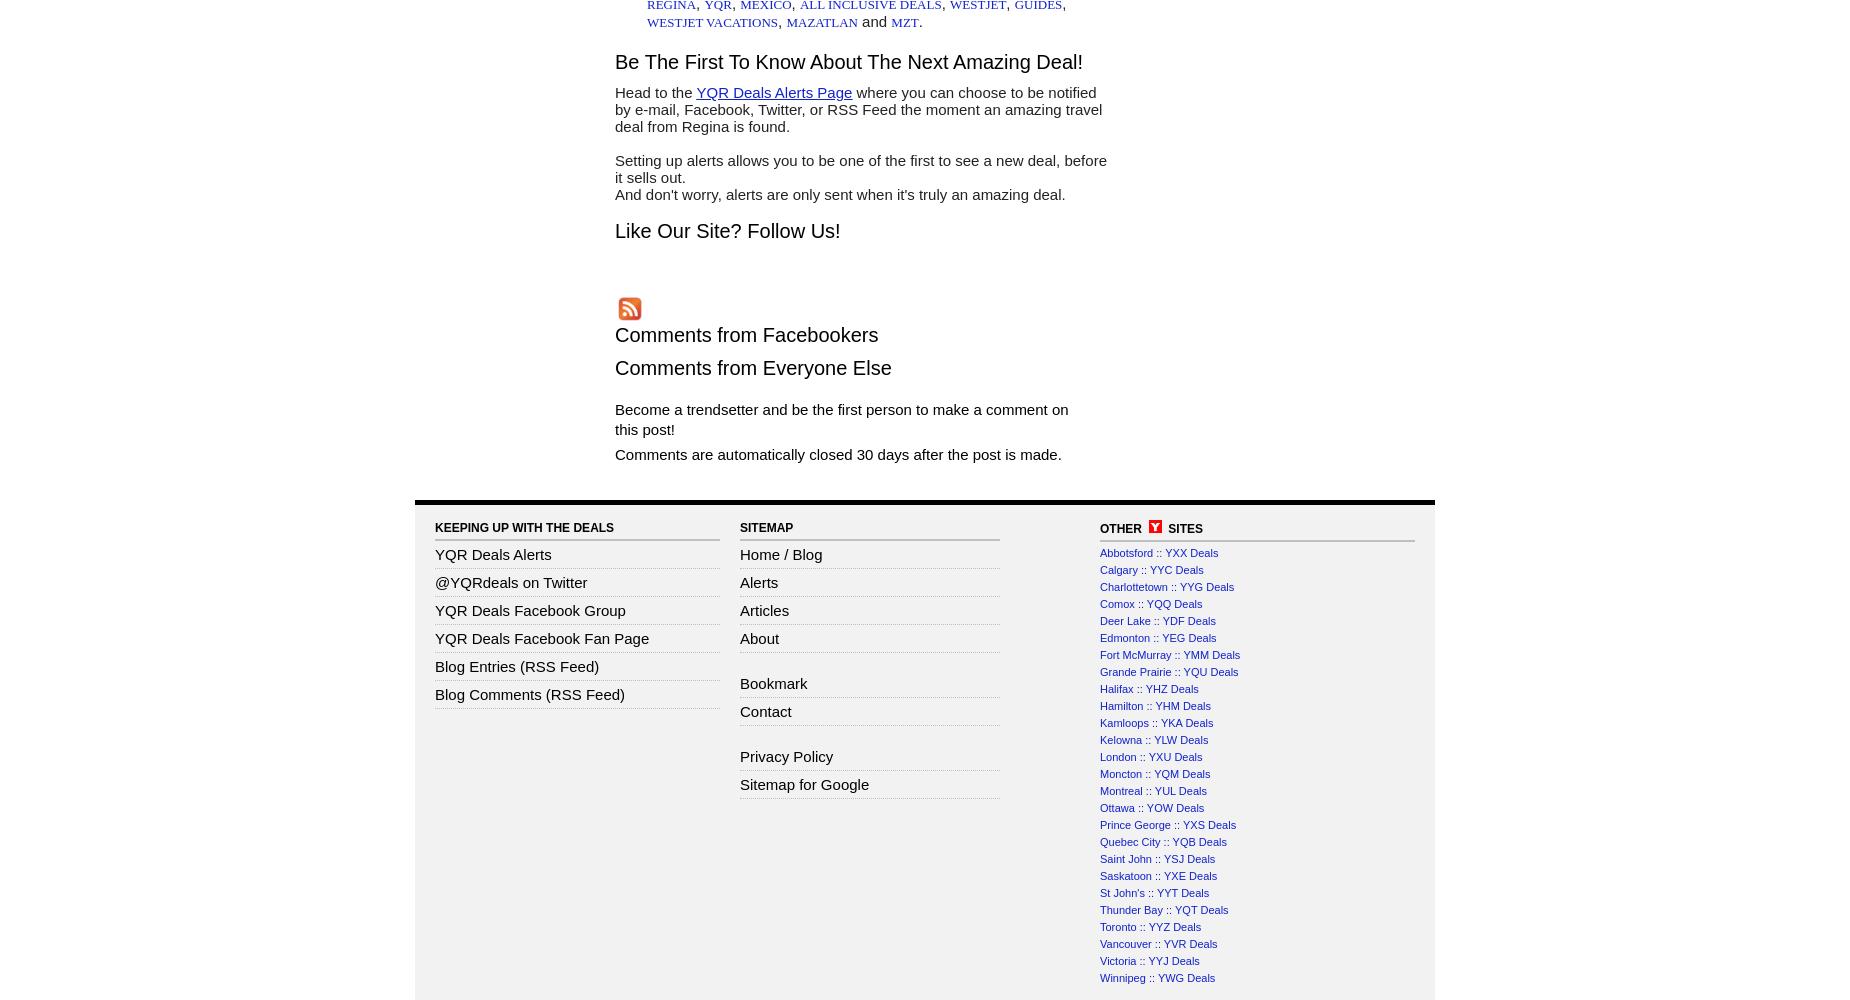 The height and width of the screenshot is (1000, 1850). I want to click on 'London :: YXU Deals', so click(1150, 757).